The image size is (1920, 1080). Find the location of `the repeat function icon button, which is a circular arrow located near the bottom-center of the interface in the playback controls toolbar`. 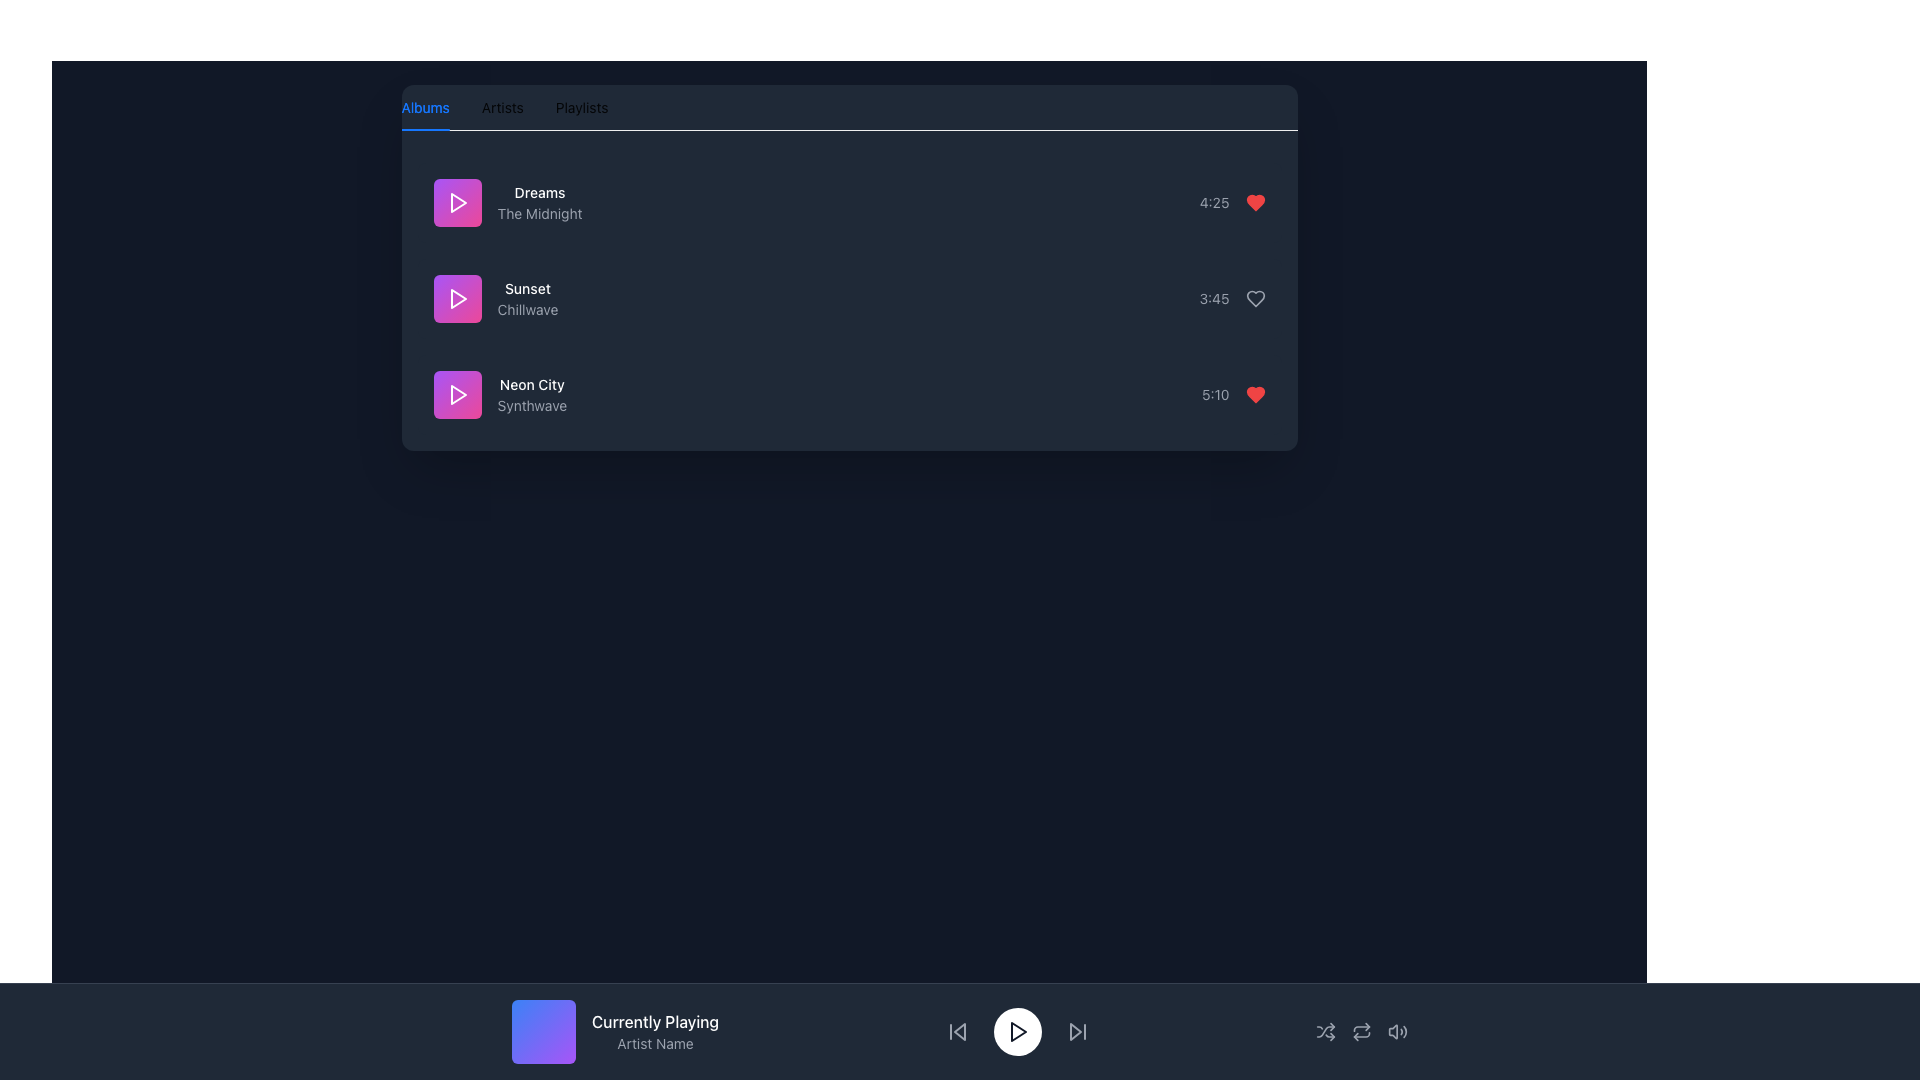

the repeat function icon button, which is a circular arrow located near the bottom-center of the interface in the playback controls toolbar is located at coordinates (1361, 1032).